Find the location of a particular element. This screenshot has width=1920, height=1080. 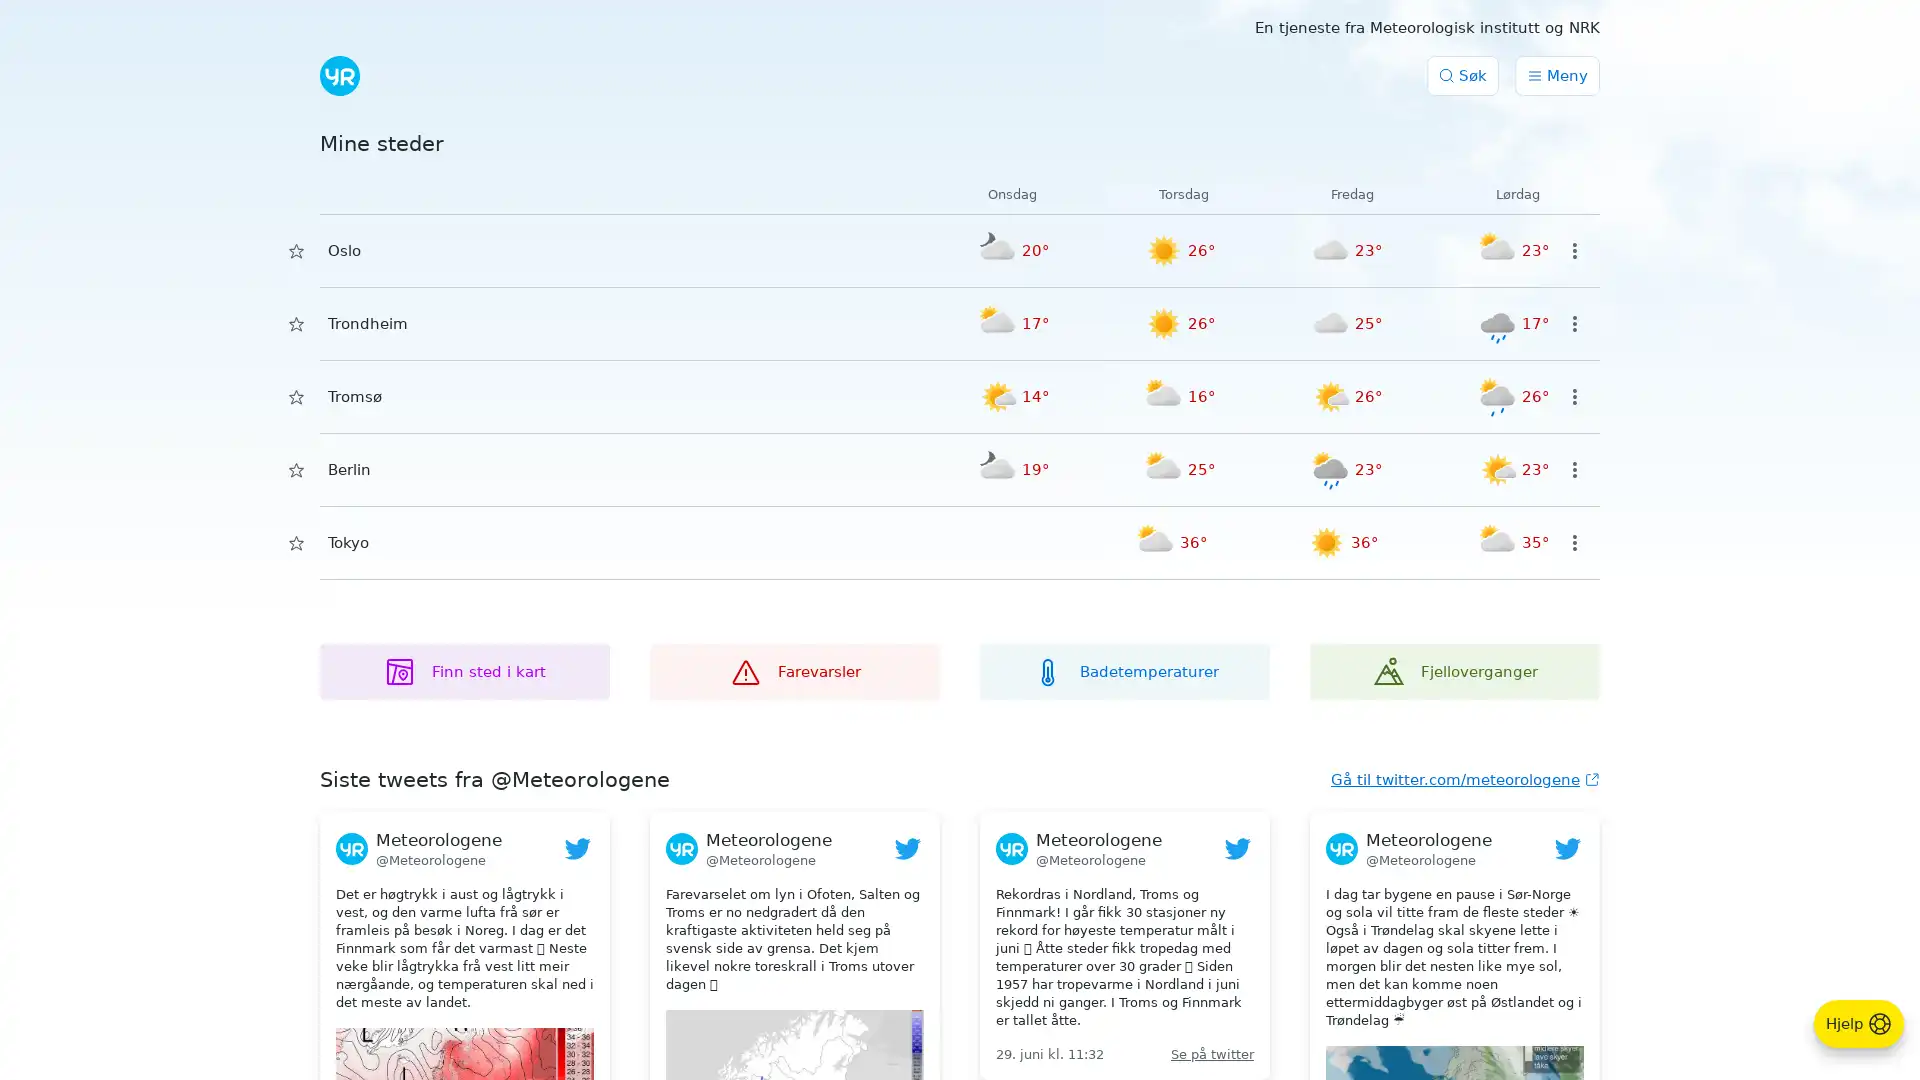

Lagre i Mine steder is located at coordinates (295, 249).